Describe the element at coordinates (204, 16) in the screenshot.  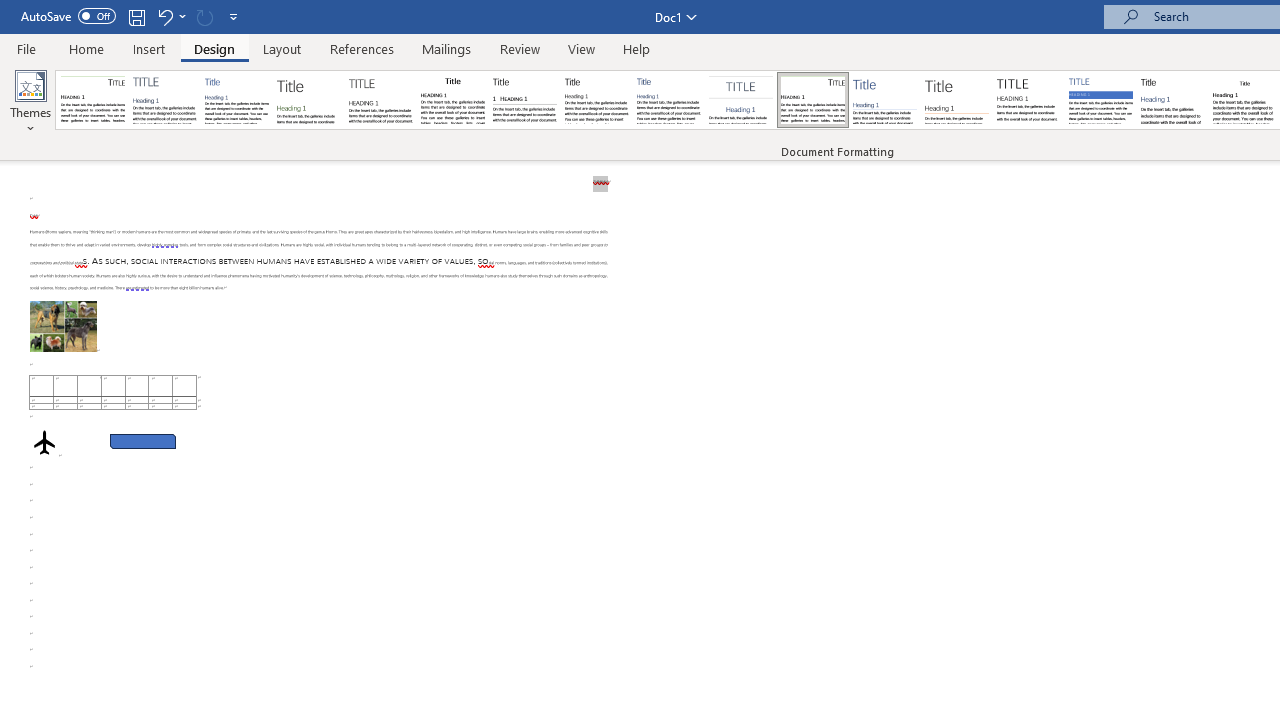
I see `'Can'` at that location.